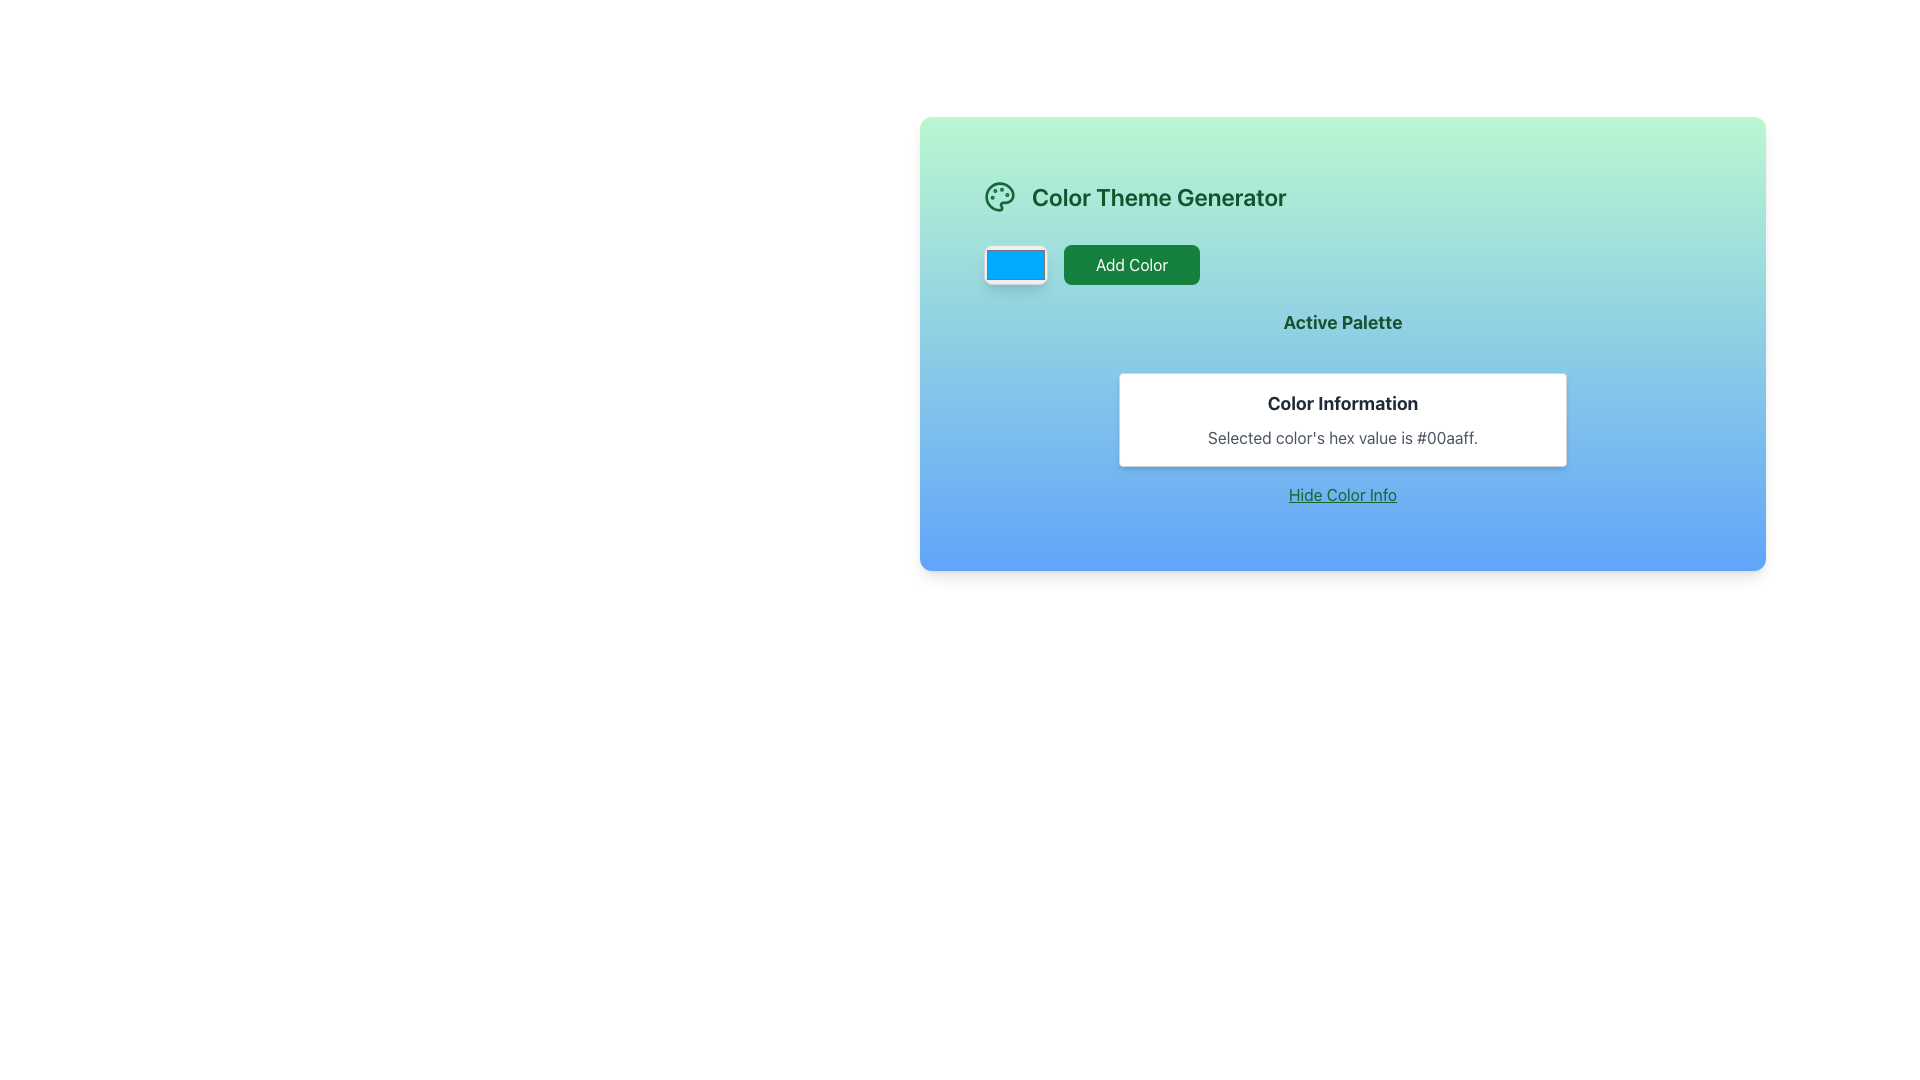 This screenshot has width=1920, height=1080. I want to click on the 'Add Color' button, which is a rectangular button with a green background and white text, so click(1132, 264).